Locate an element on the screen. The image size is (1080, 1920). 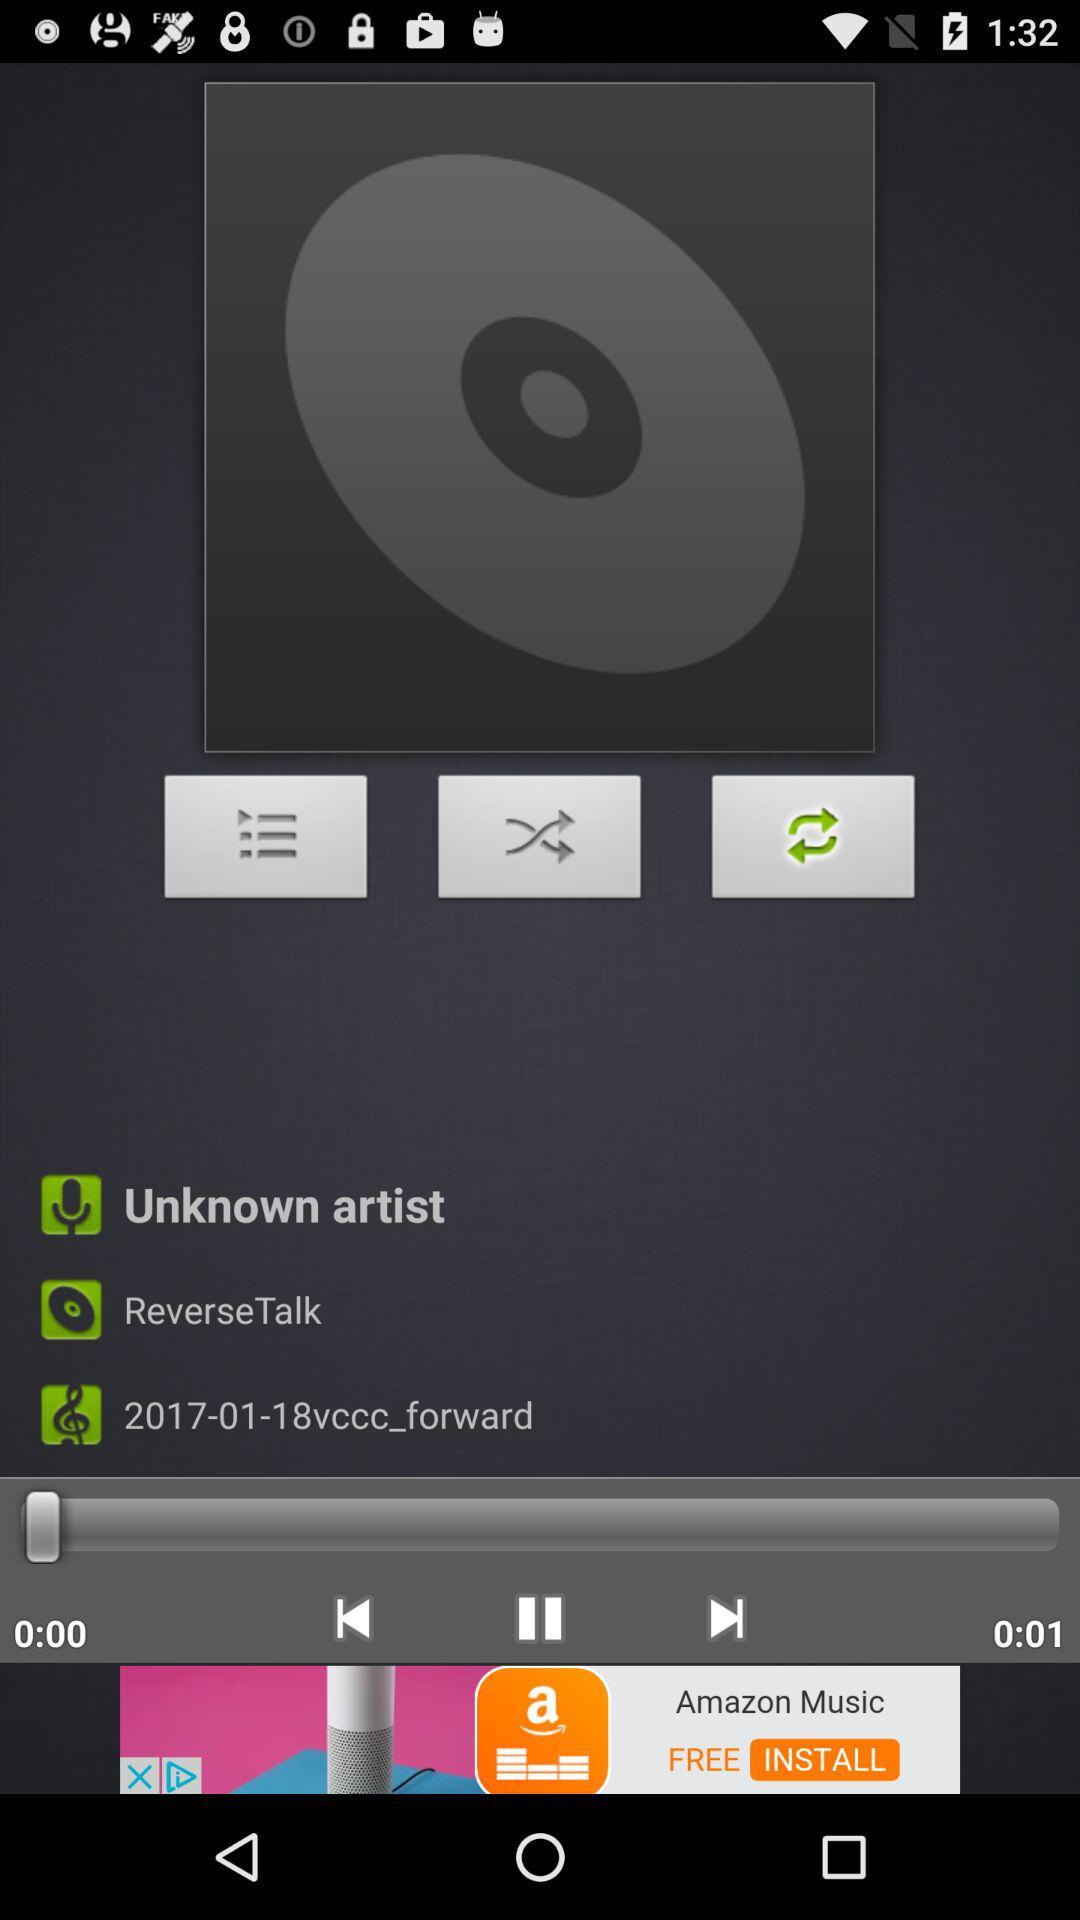
the skip_previous icon is located at coordinates (351, 1730).